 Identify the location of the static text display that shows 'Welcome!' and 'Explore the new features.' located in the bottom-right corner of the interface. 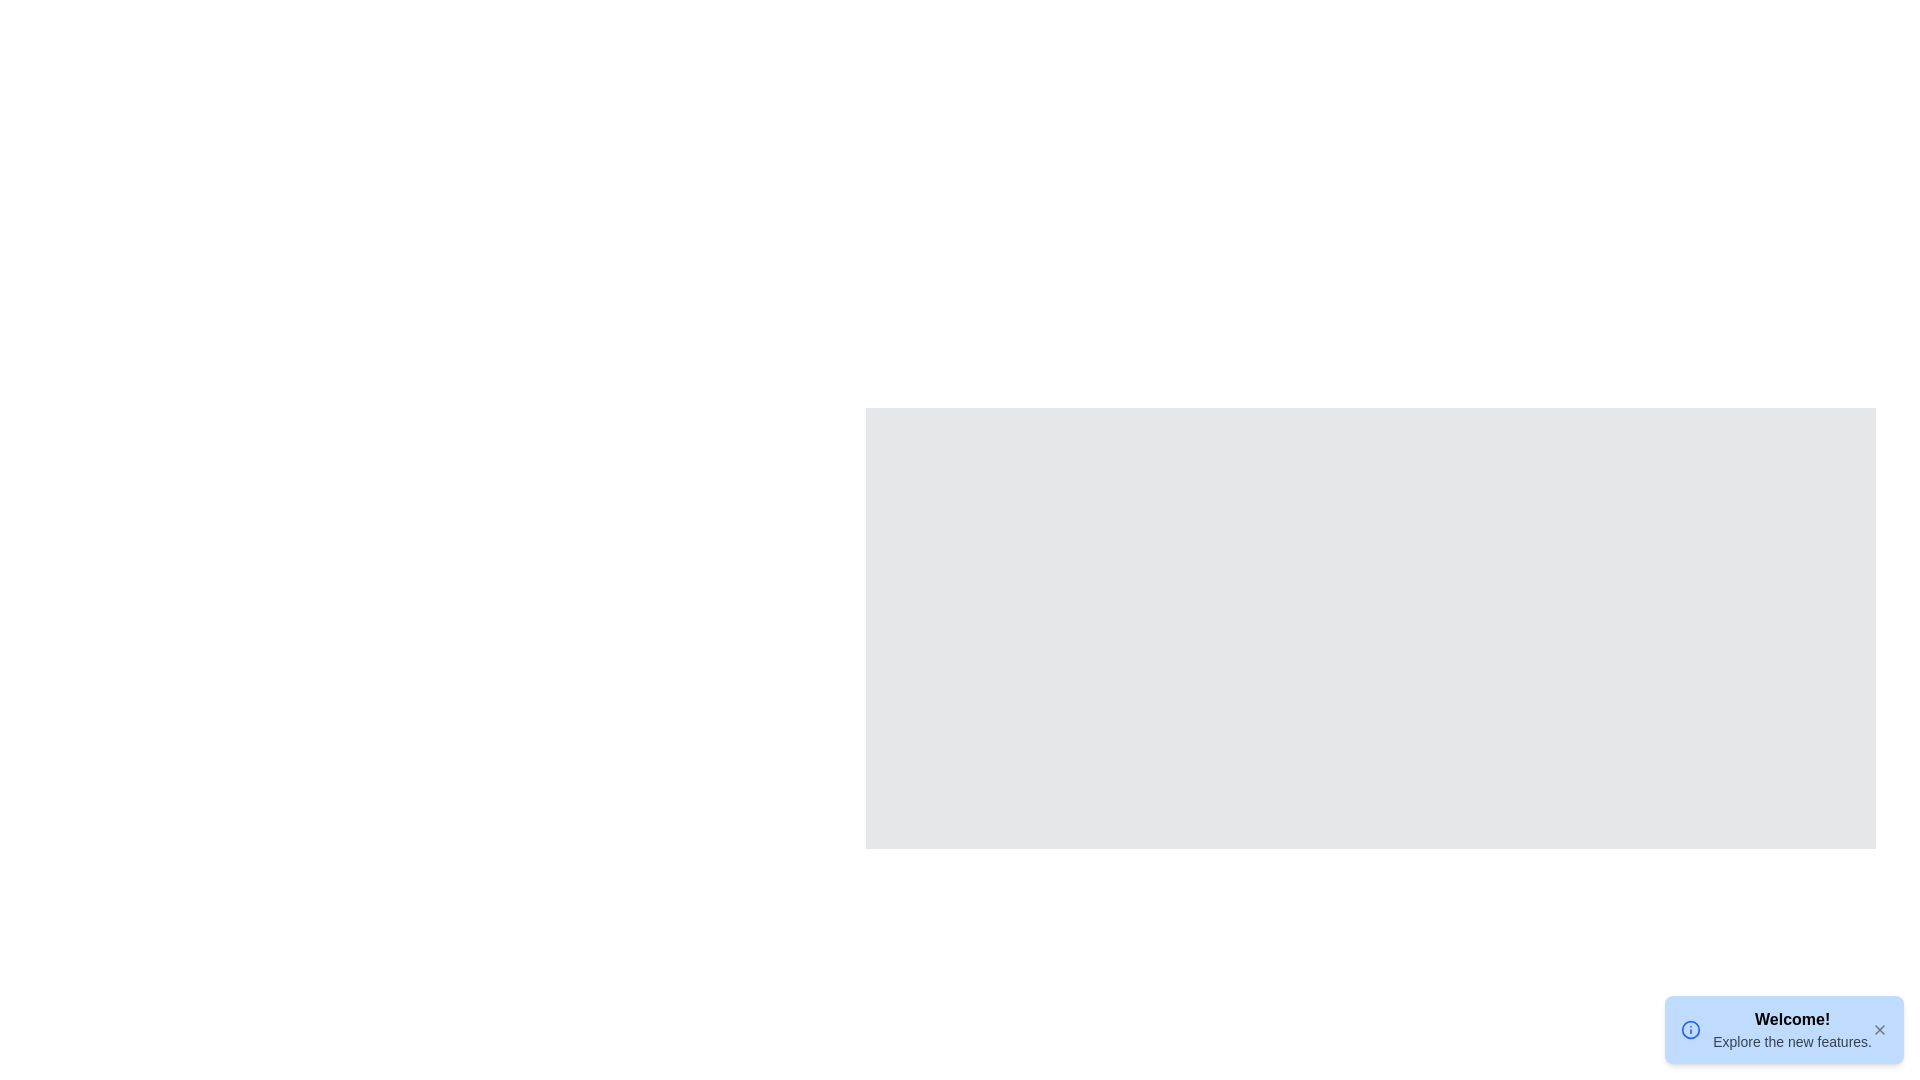
(1792, 1029).